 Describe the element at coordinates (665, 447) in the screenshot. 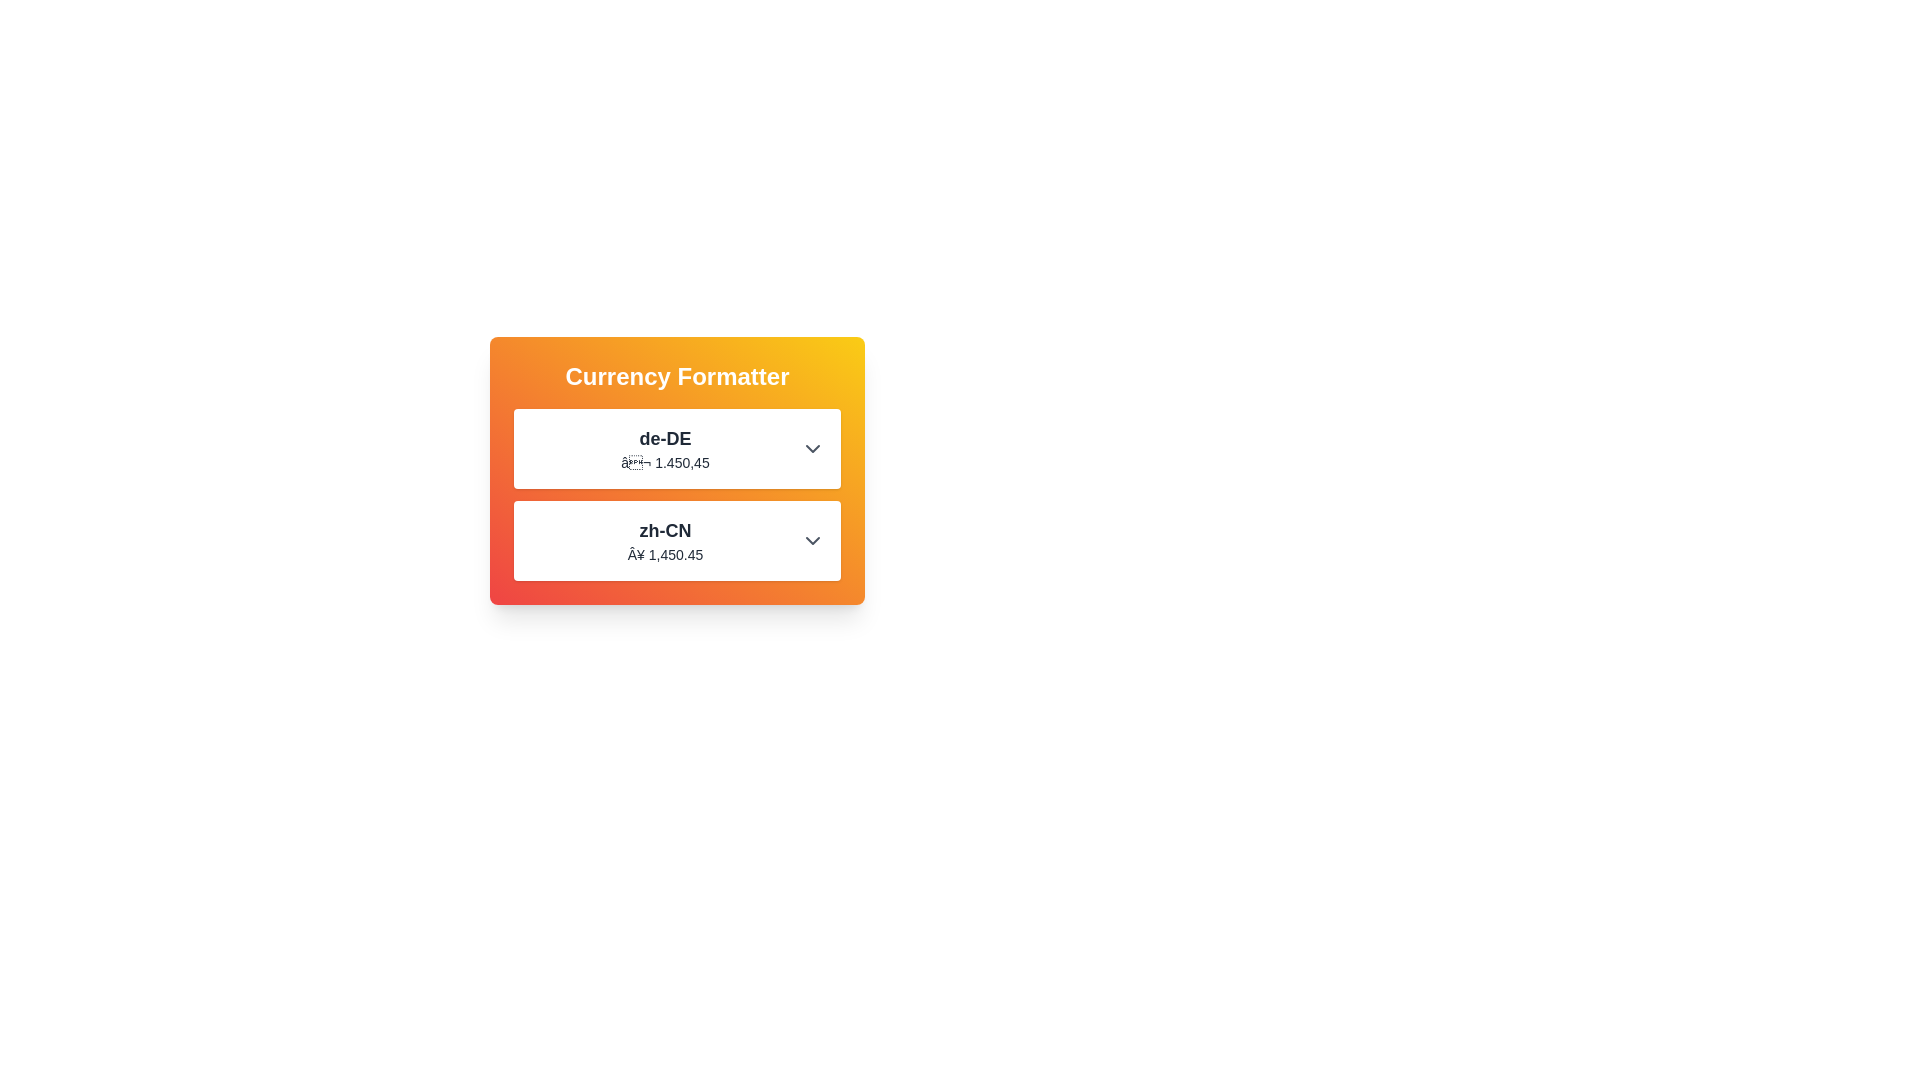

I see `the selectable locale and currency format element within the 'Currency Formatter' module` at that location.